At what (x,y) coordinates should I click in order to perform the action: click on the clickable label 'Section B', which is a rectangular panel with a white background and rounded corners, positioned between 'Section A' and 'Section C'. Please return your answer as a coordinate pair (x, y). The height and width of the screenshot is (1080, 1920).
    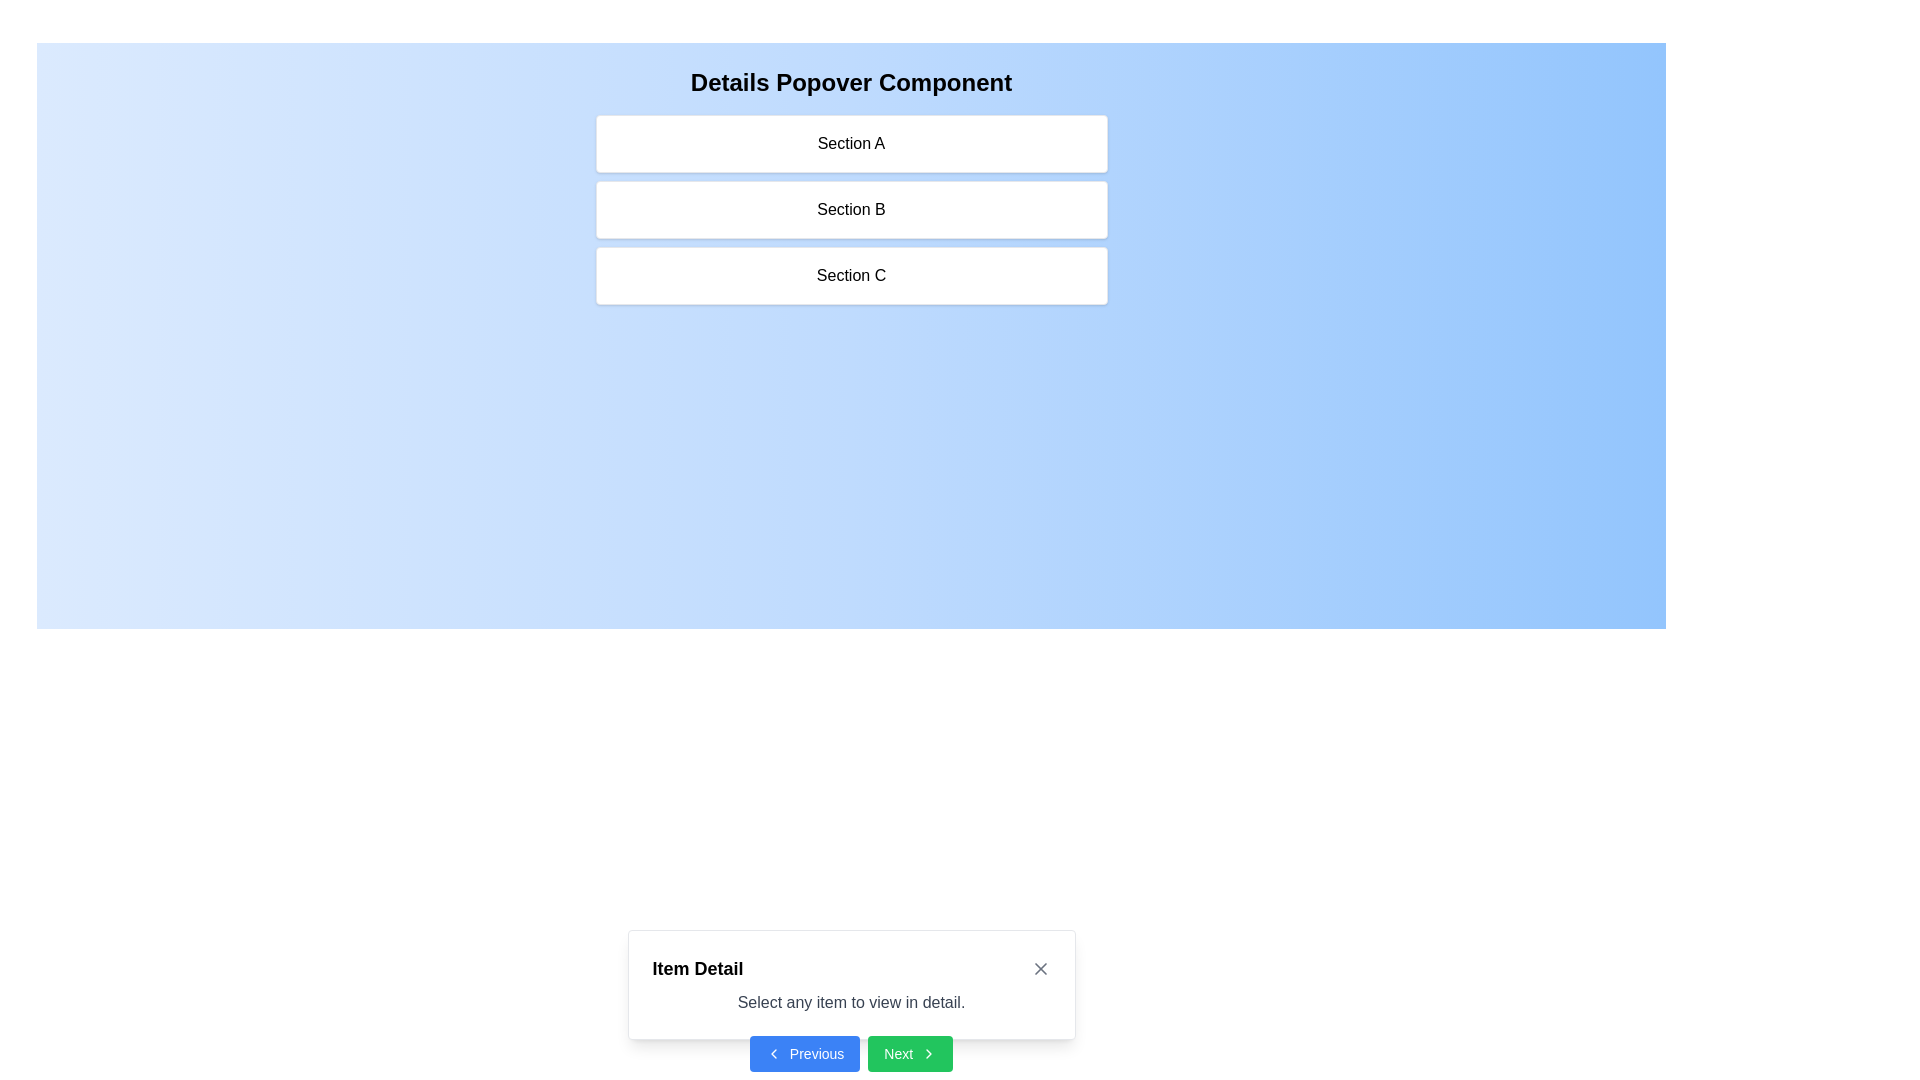
    Looking at the image, I should click on (851, 209).